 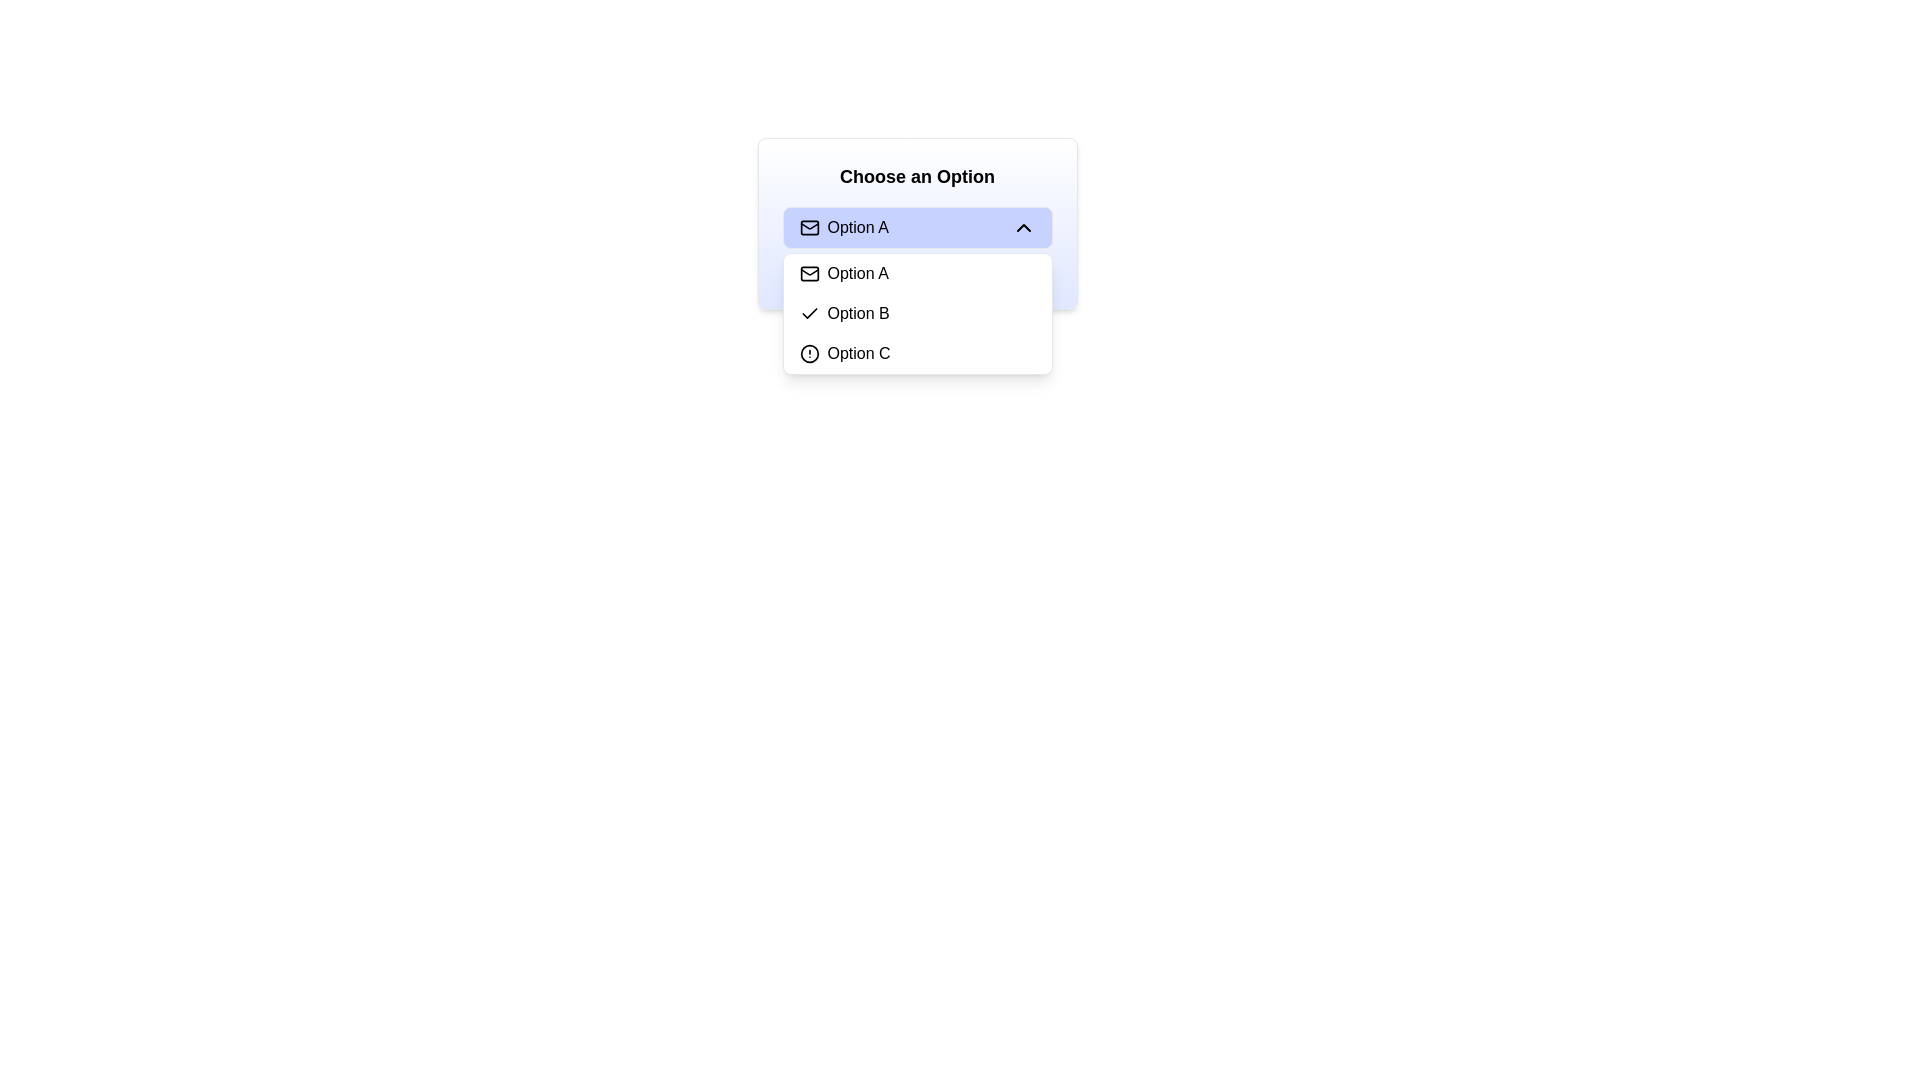 What do you see at coordinates (809, 353) in the screenshot?
I see `the circle SVG shape that indicates the alert status for the 'Option C' dropdown, located to the left of the 'Option C' text in the dropdown menu` at bounding box center [809, 353].